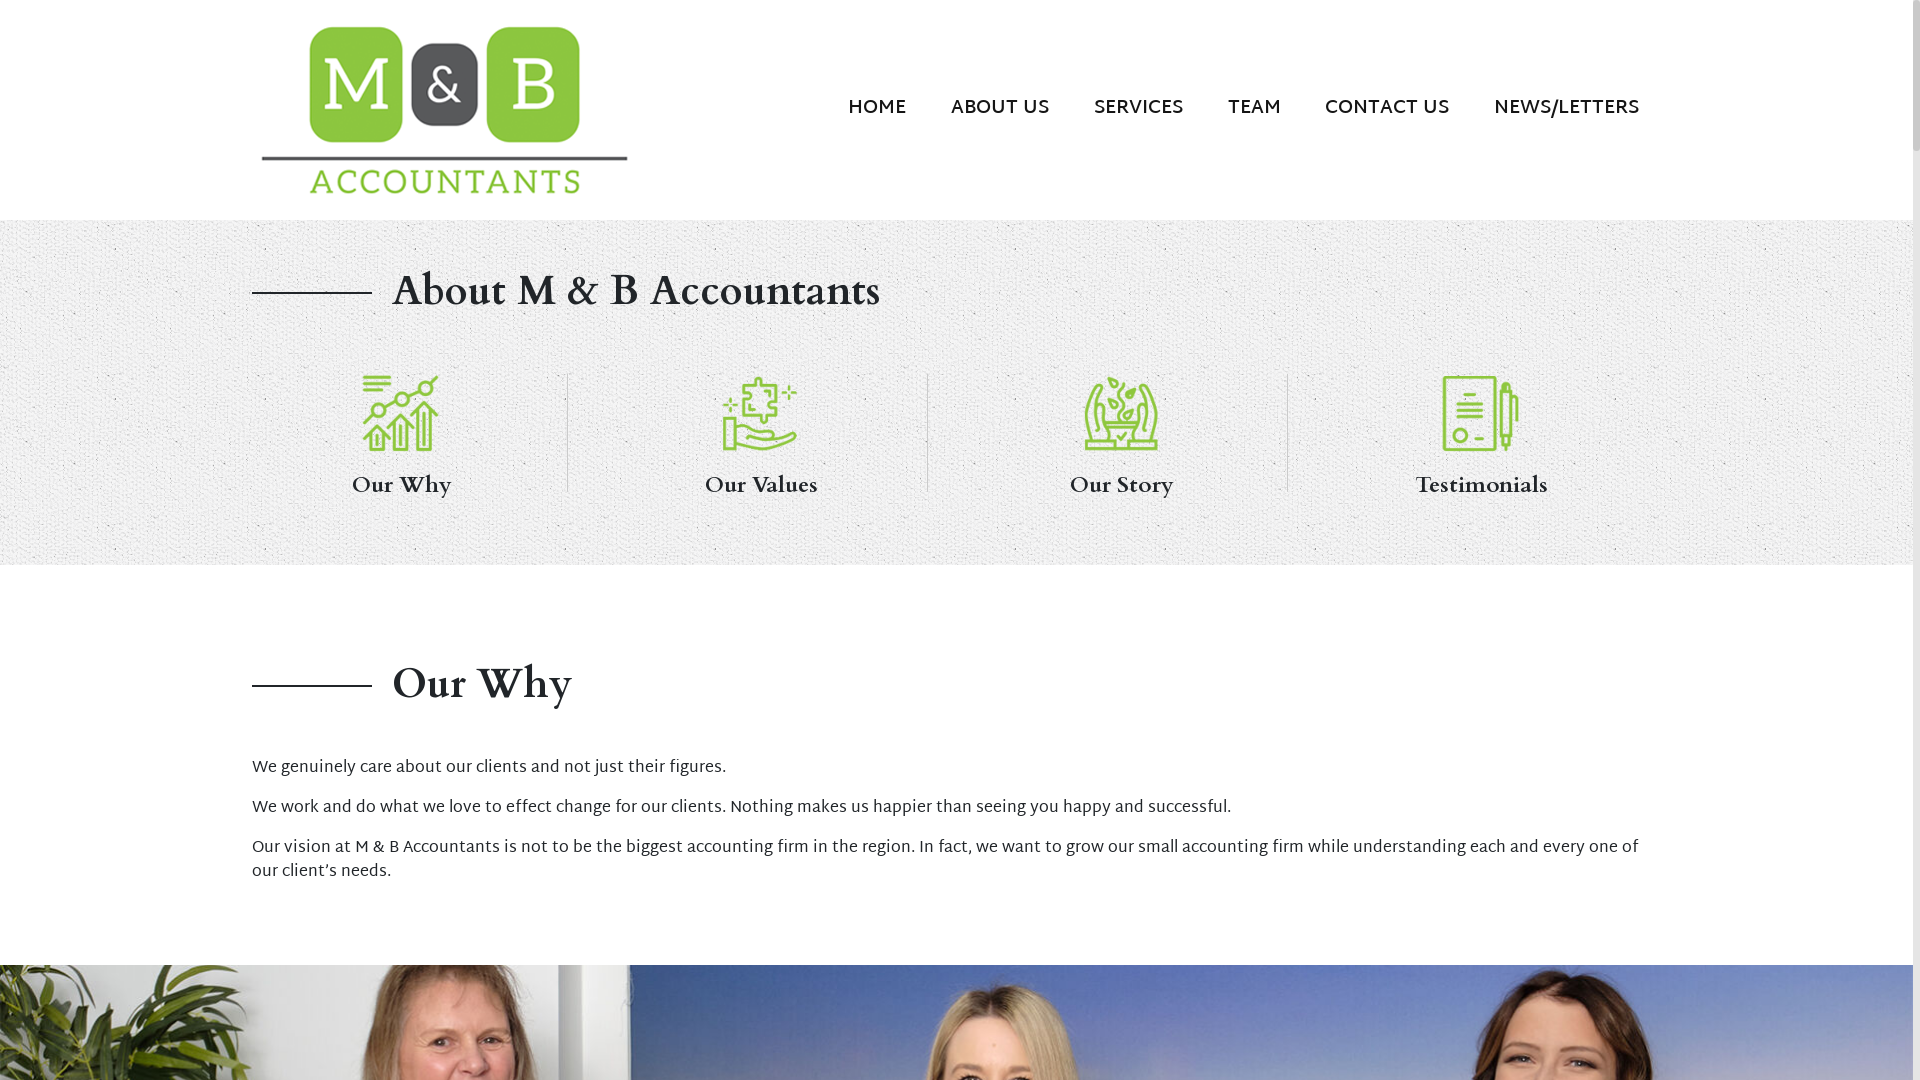  What do you see at coordinates (1069, 107) in the screenshot?
I see `'SERVICES'` at bounding box center [1069, 107].